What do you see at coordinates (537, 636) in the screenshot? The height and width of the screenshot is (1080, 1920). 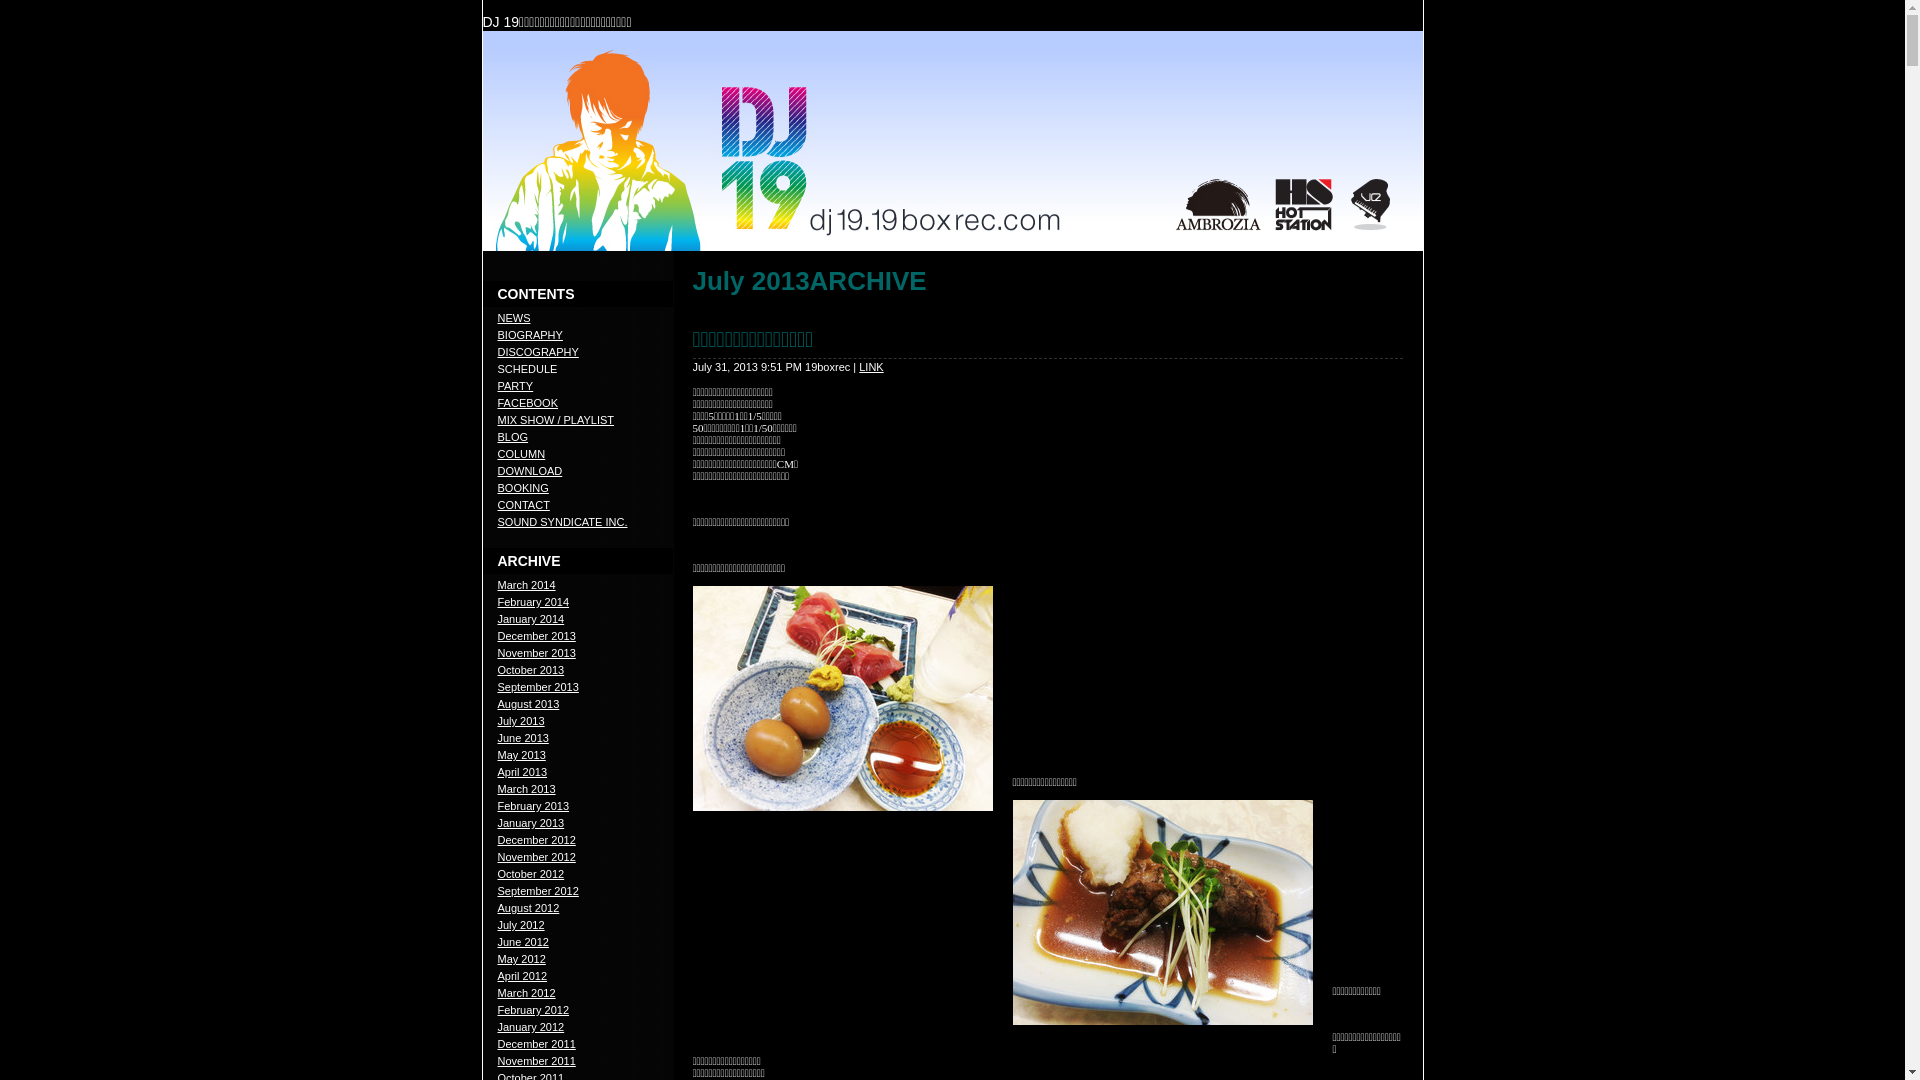 I see `'December 2013'` at bounding box center [537, 636].